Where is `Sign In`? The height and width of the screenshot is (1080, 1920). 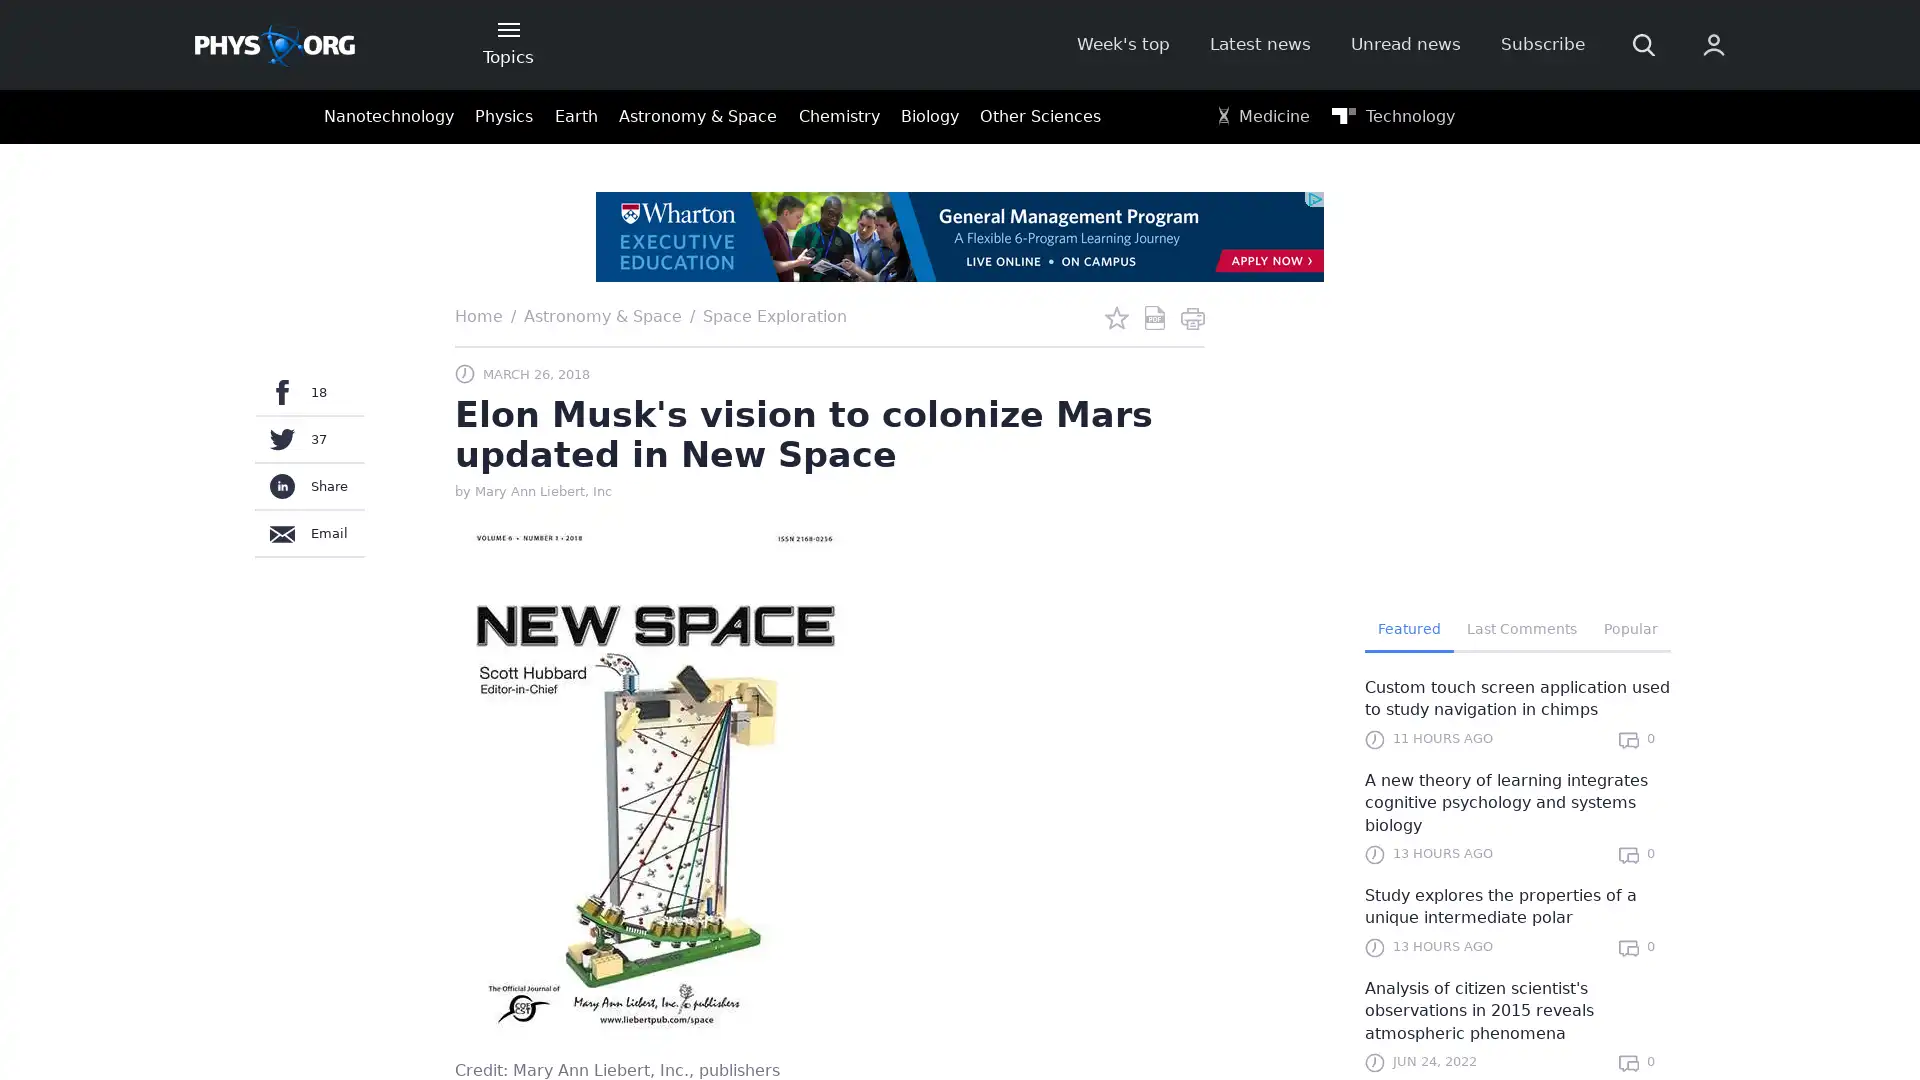
Sign In is located at coordinates (1467, 337).